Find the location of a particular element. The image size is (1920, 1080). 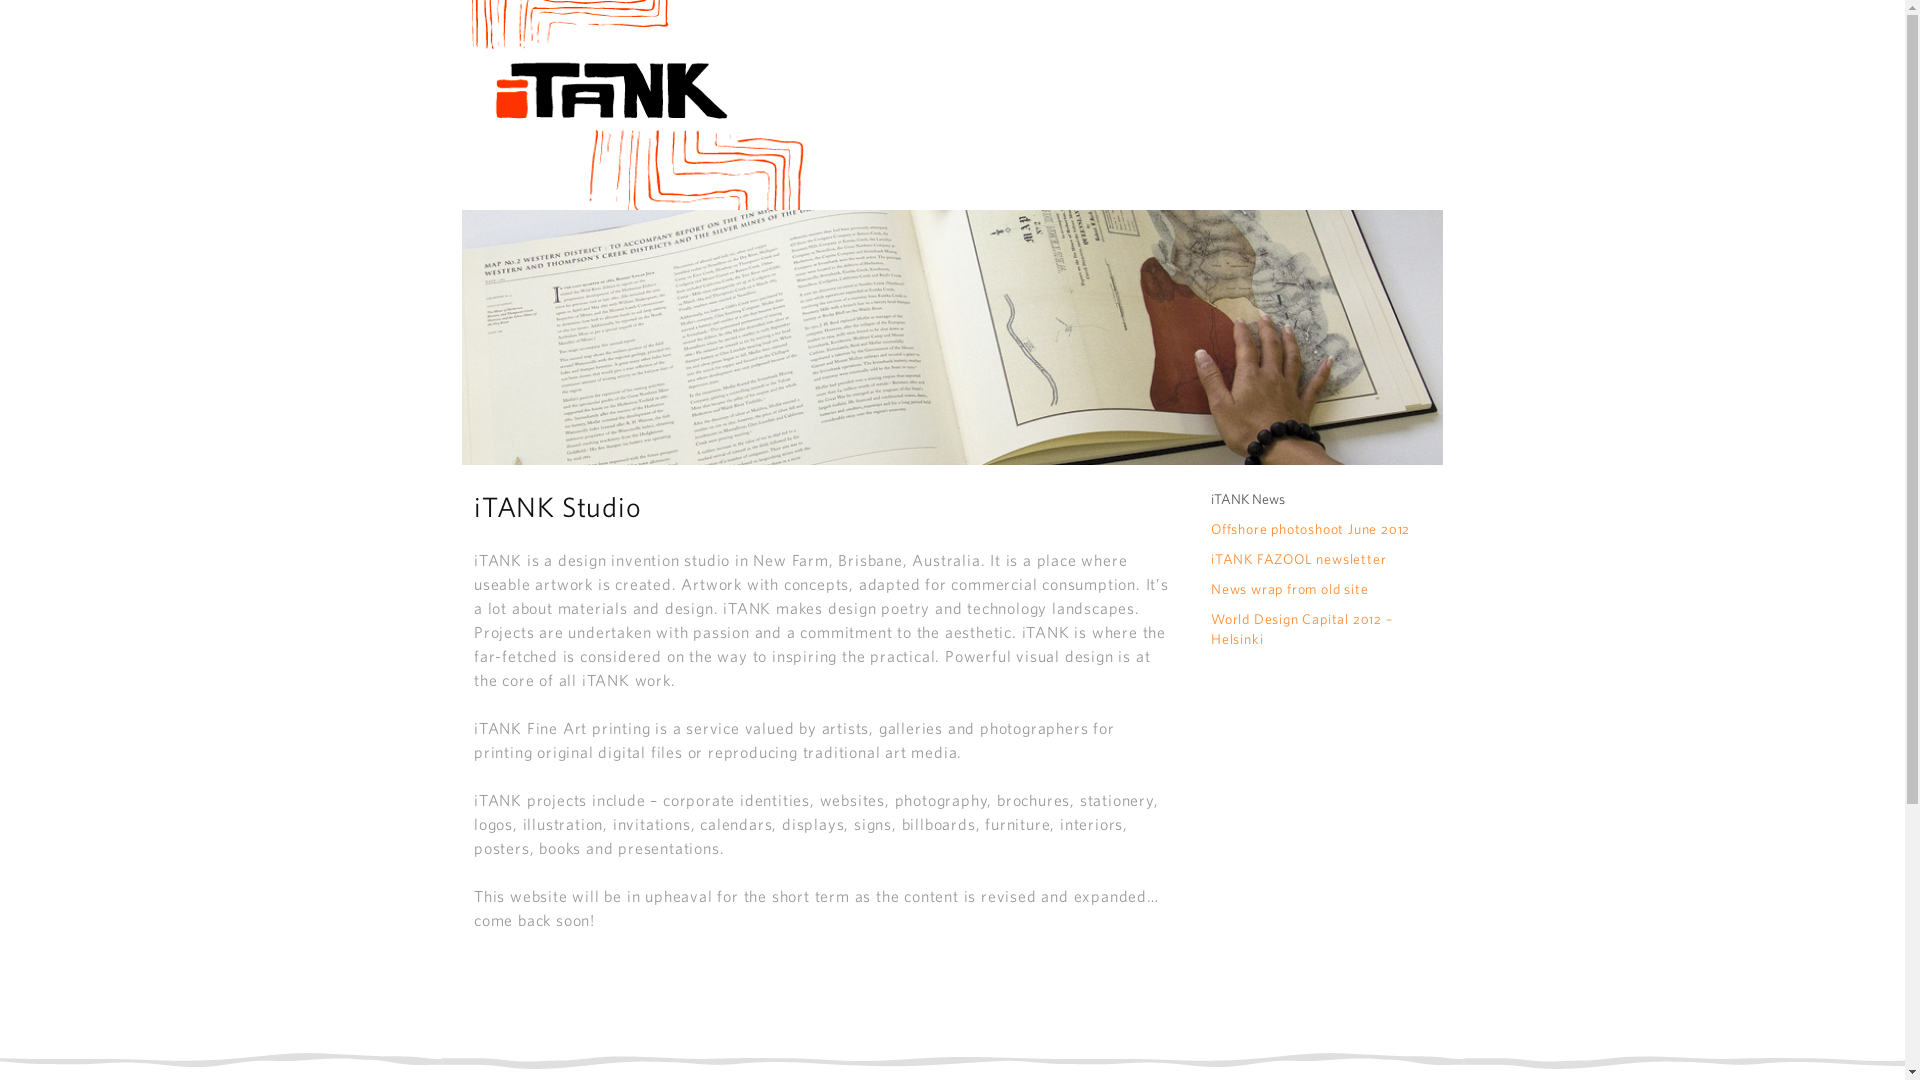

'News wrap from old site' is located at coordinates (1289, 588).